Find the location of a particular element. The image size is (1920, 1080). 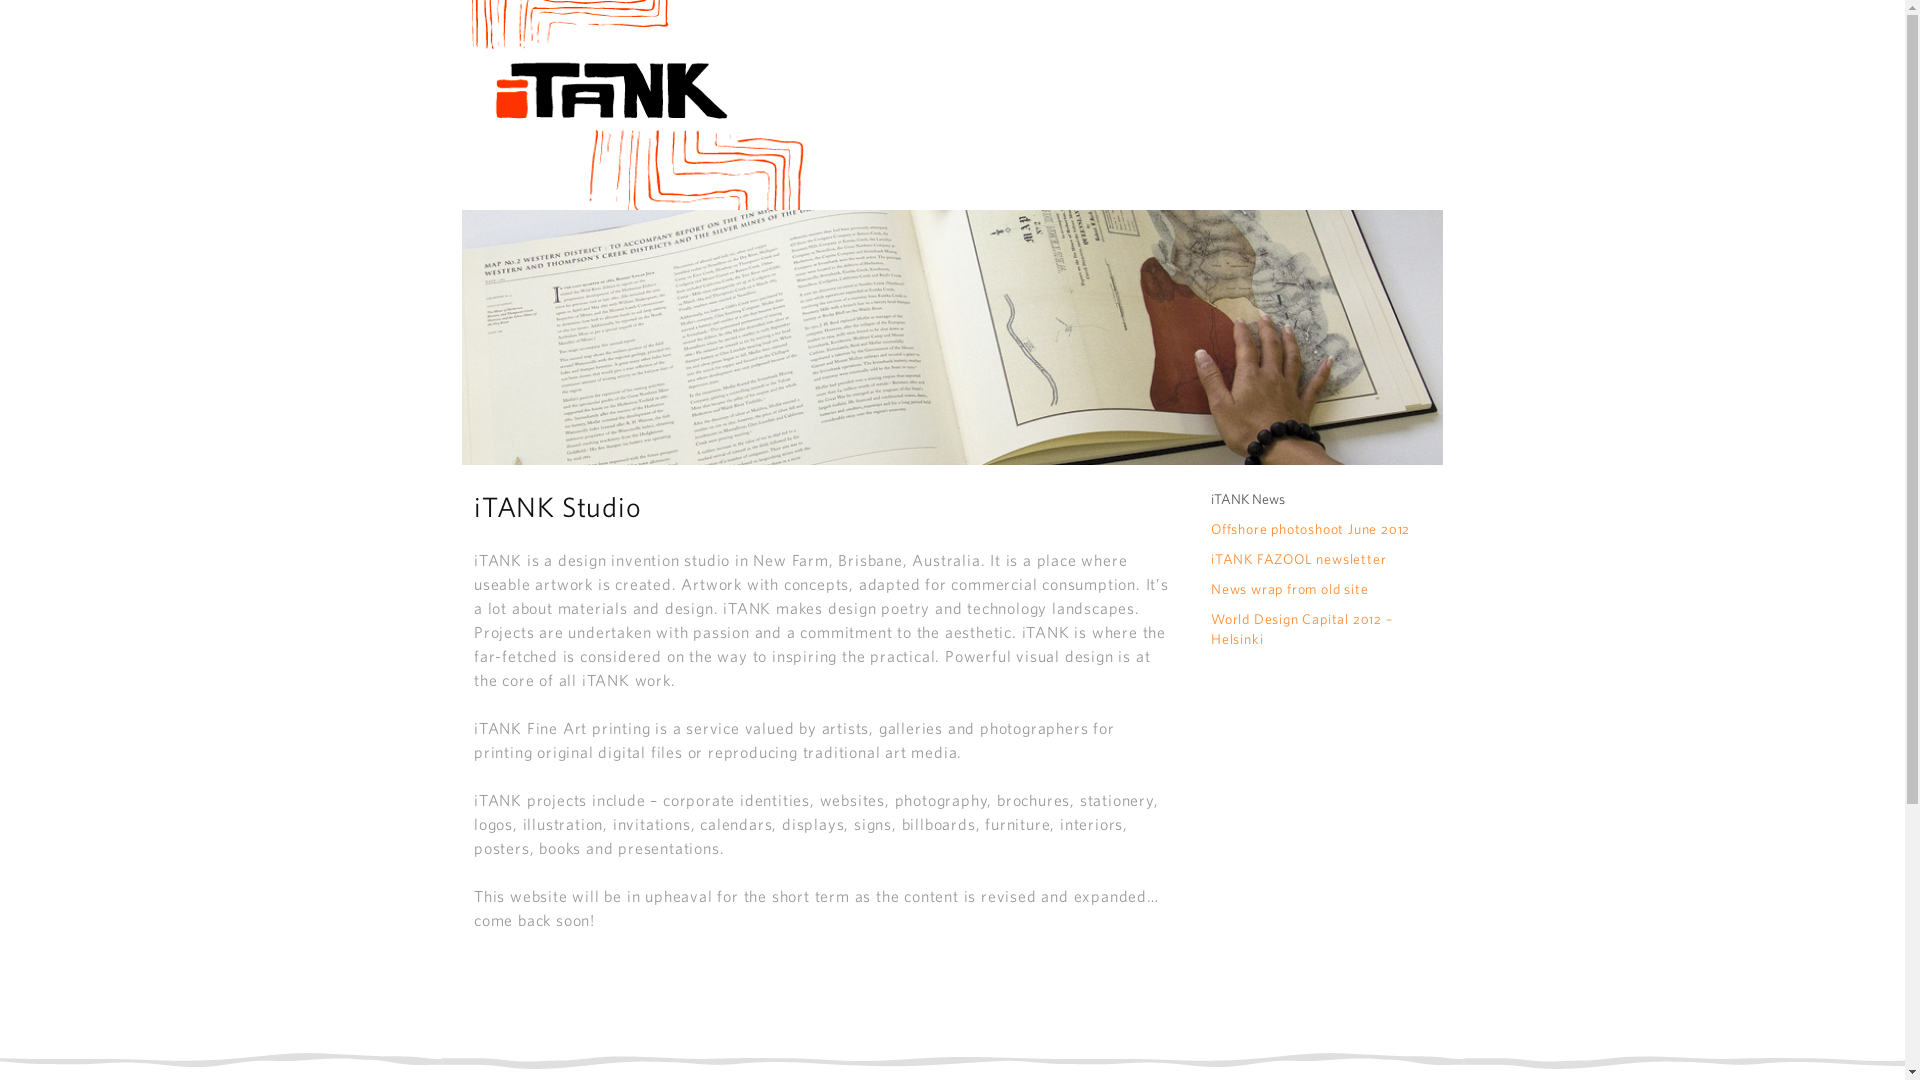

'News wrap from old site' is located at coordinates (1289, 588).